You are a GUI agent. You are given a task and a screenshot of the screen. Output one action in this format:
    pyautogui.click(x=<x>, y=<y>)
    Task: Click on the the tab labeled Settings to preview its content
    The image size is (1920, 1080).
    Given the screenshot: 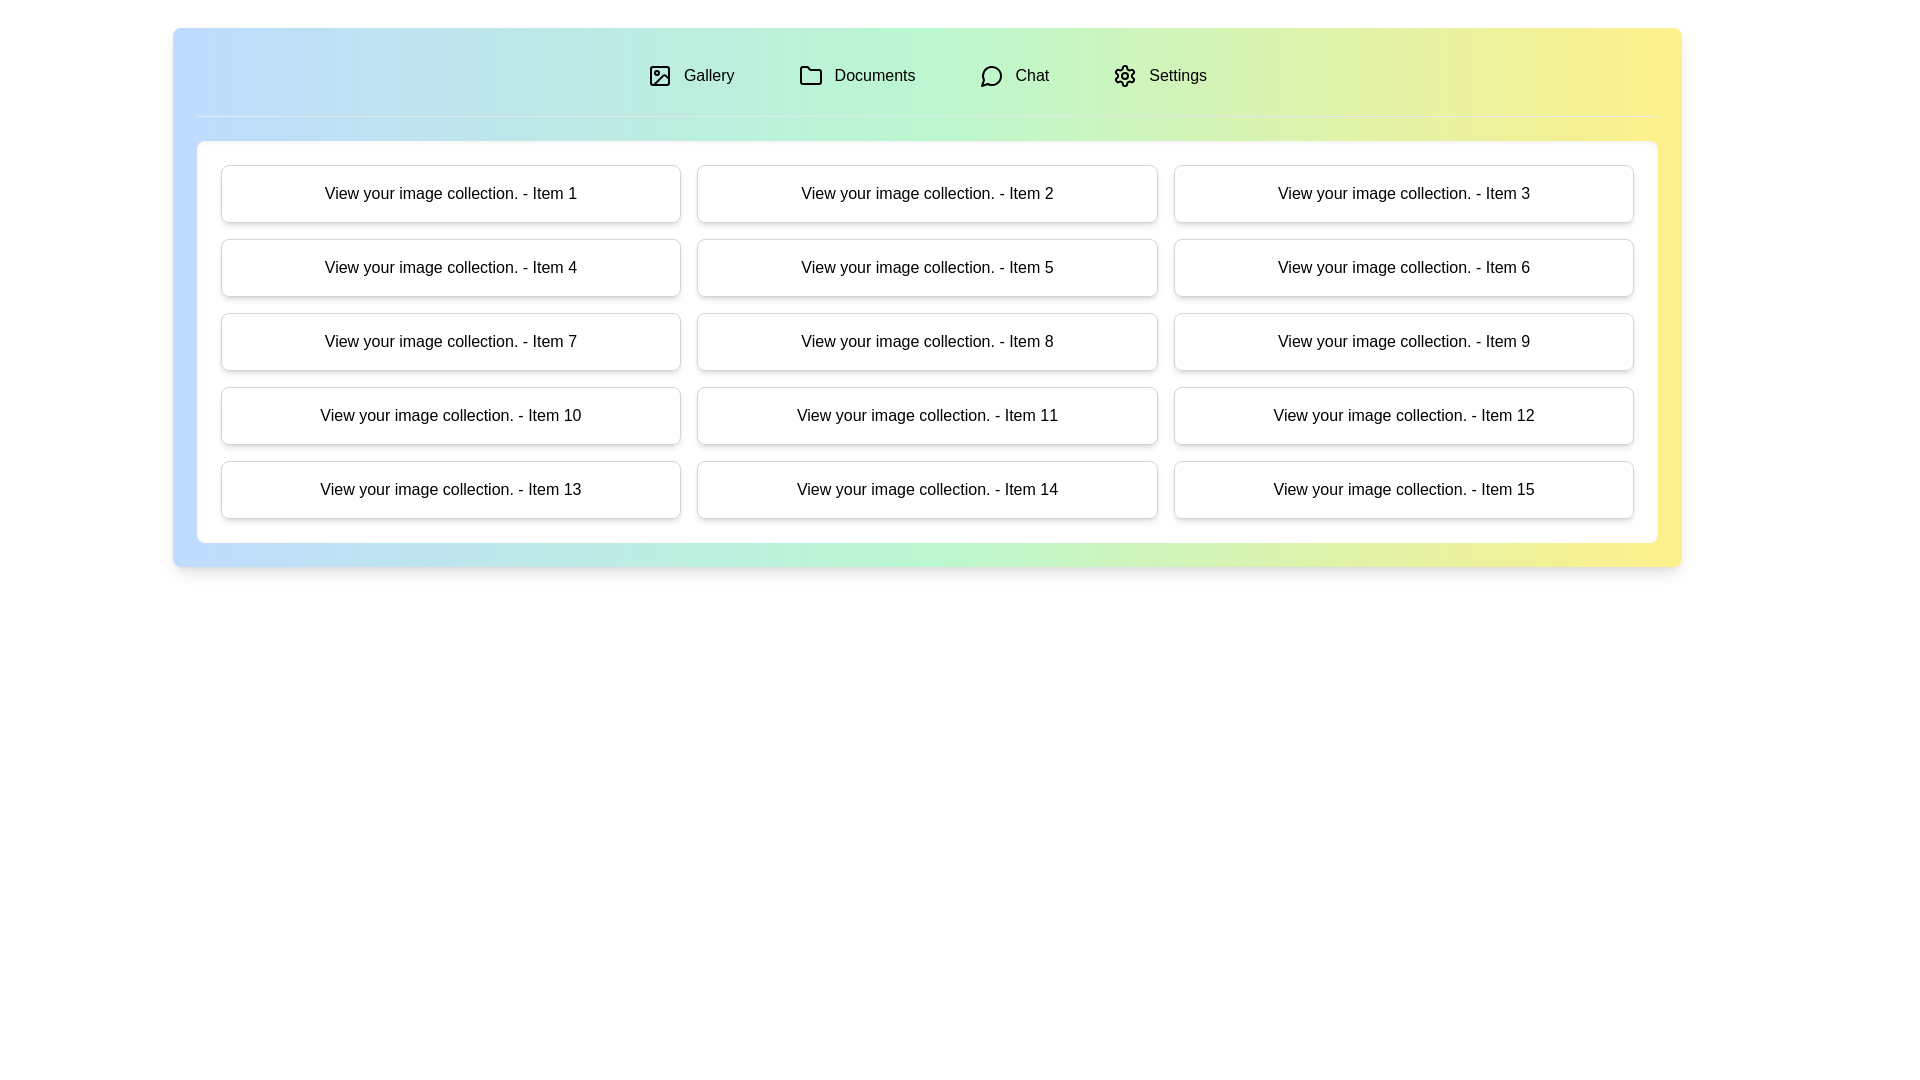 What is the action you would take?
    pyautogui.click(x=1160, y=75)
    